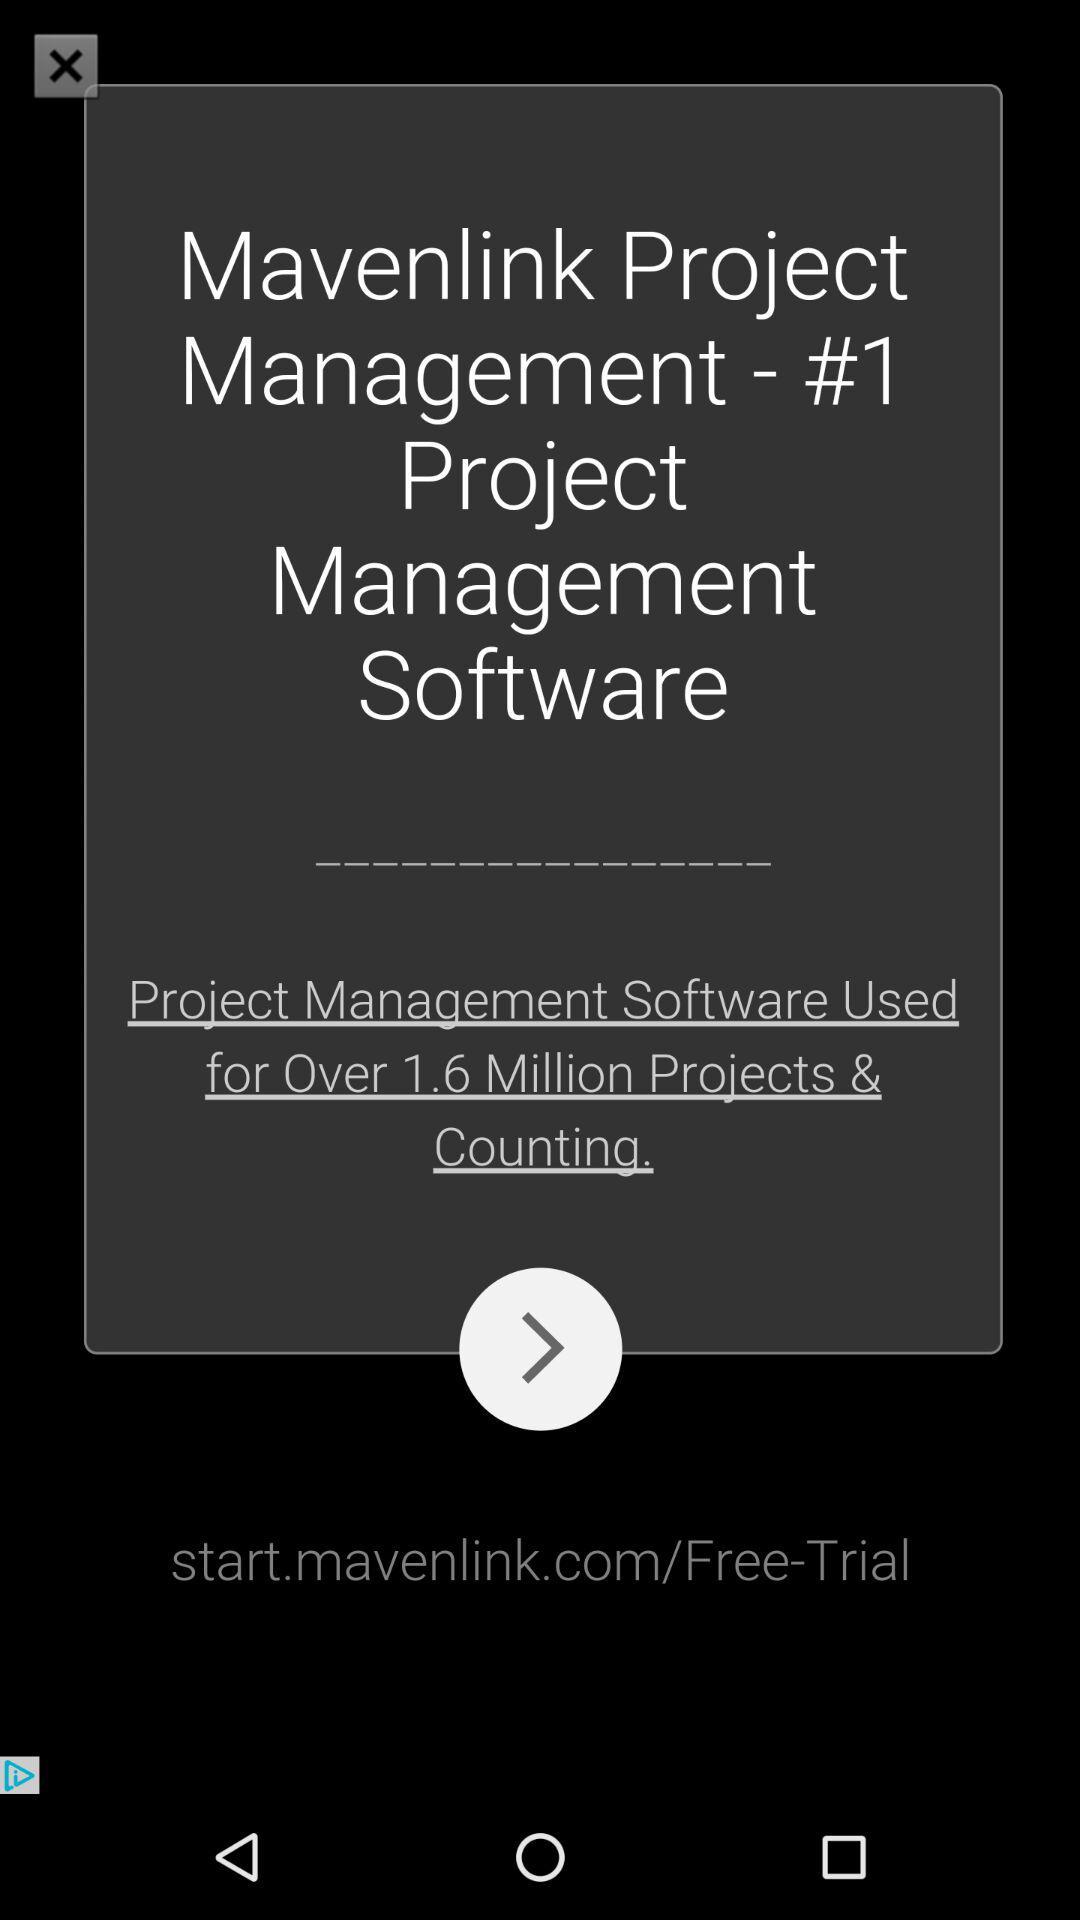  I want to click on the close icon, so click(91, 97).